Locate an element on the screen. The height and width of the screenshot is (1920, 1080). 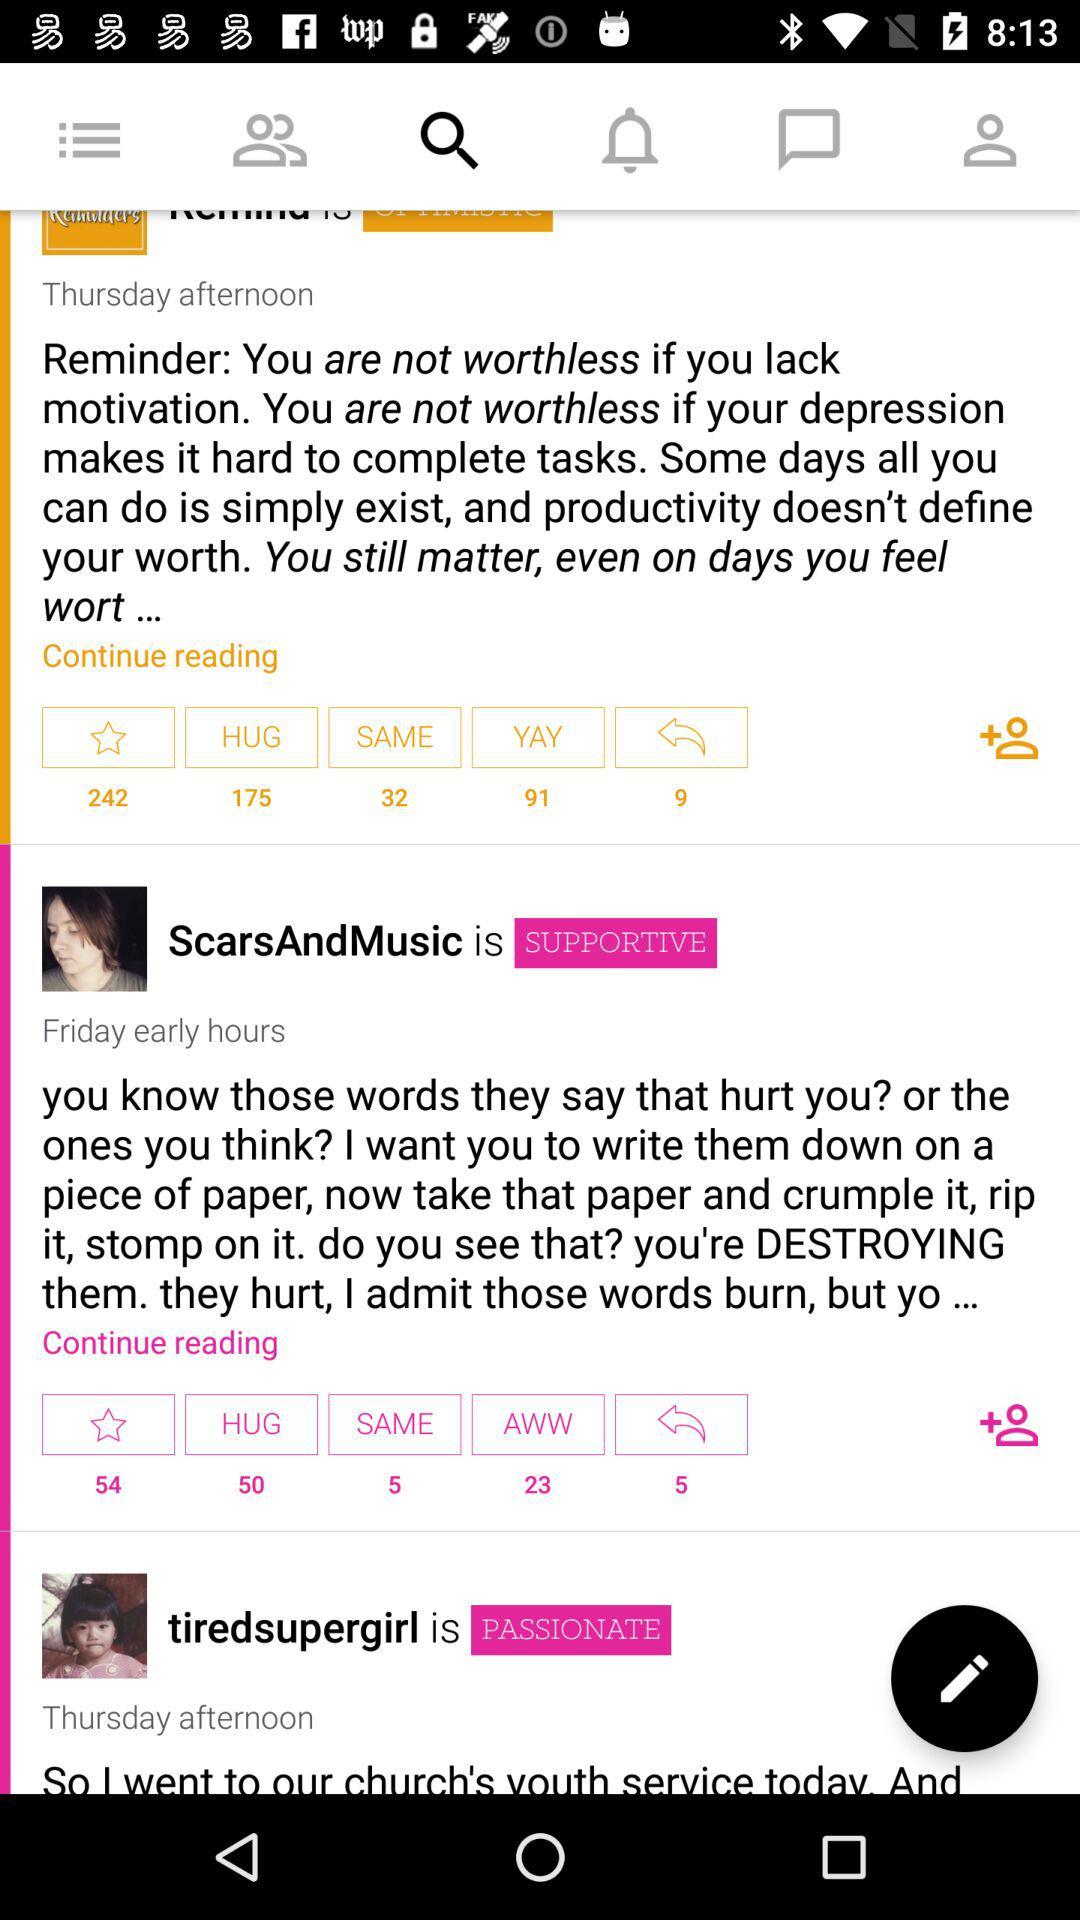
profile is located at coordinates (94, 1626).